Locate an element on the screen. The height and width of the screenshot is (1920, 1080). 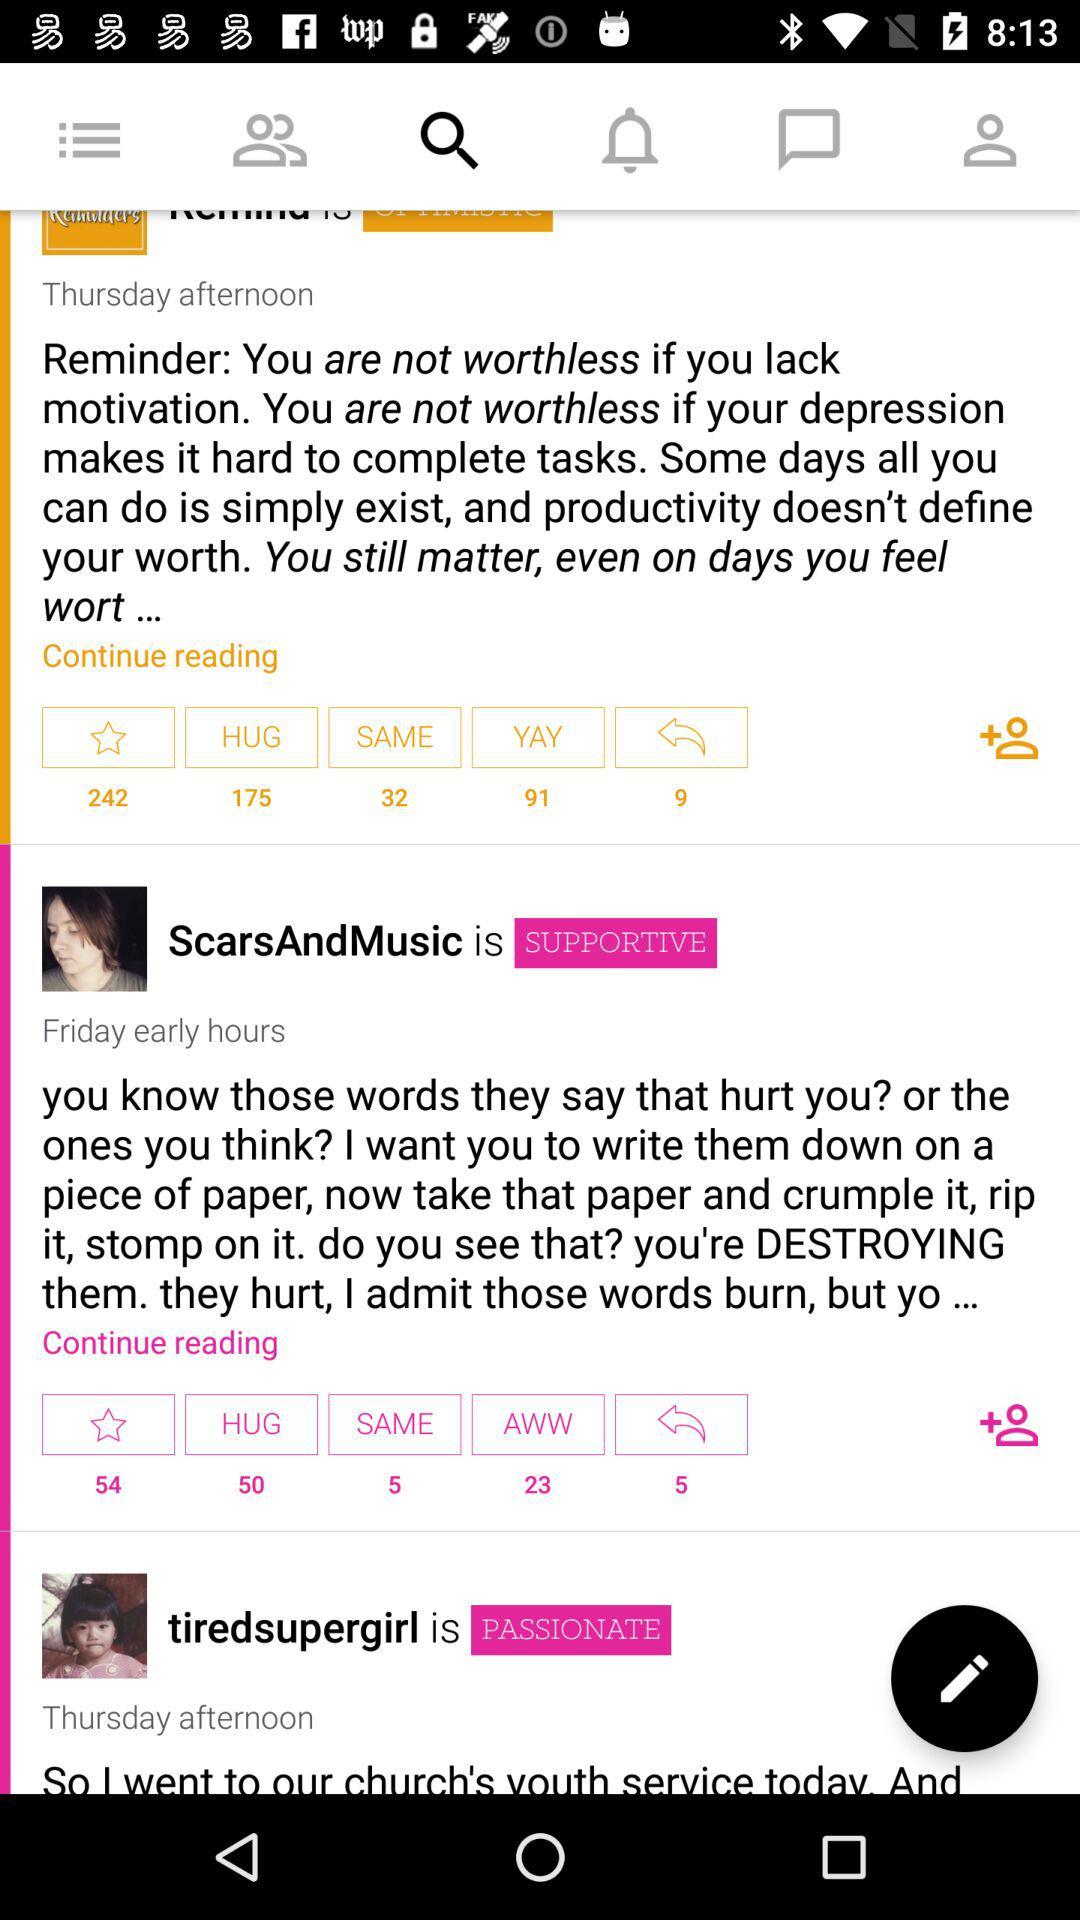
profile is located at coordinates (94, 1626).